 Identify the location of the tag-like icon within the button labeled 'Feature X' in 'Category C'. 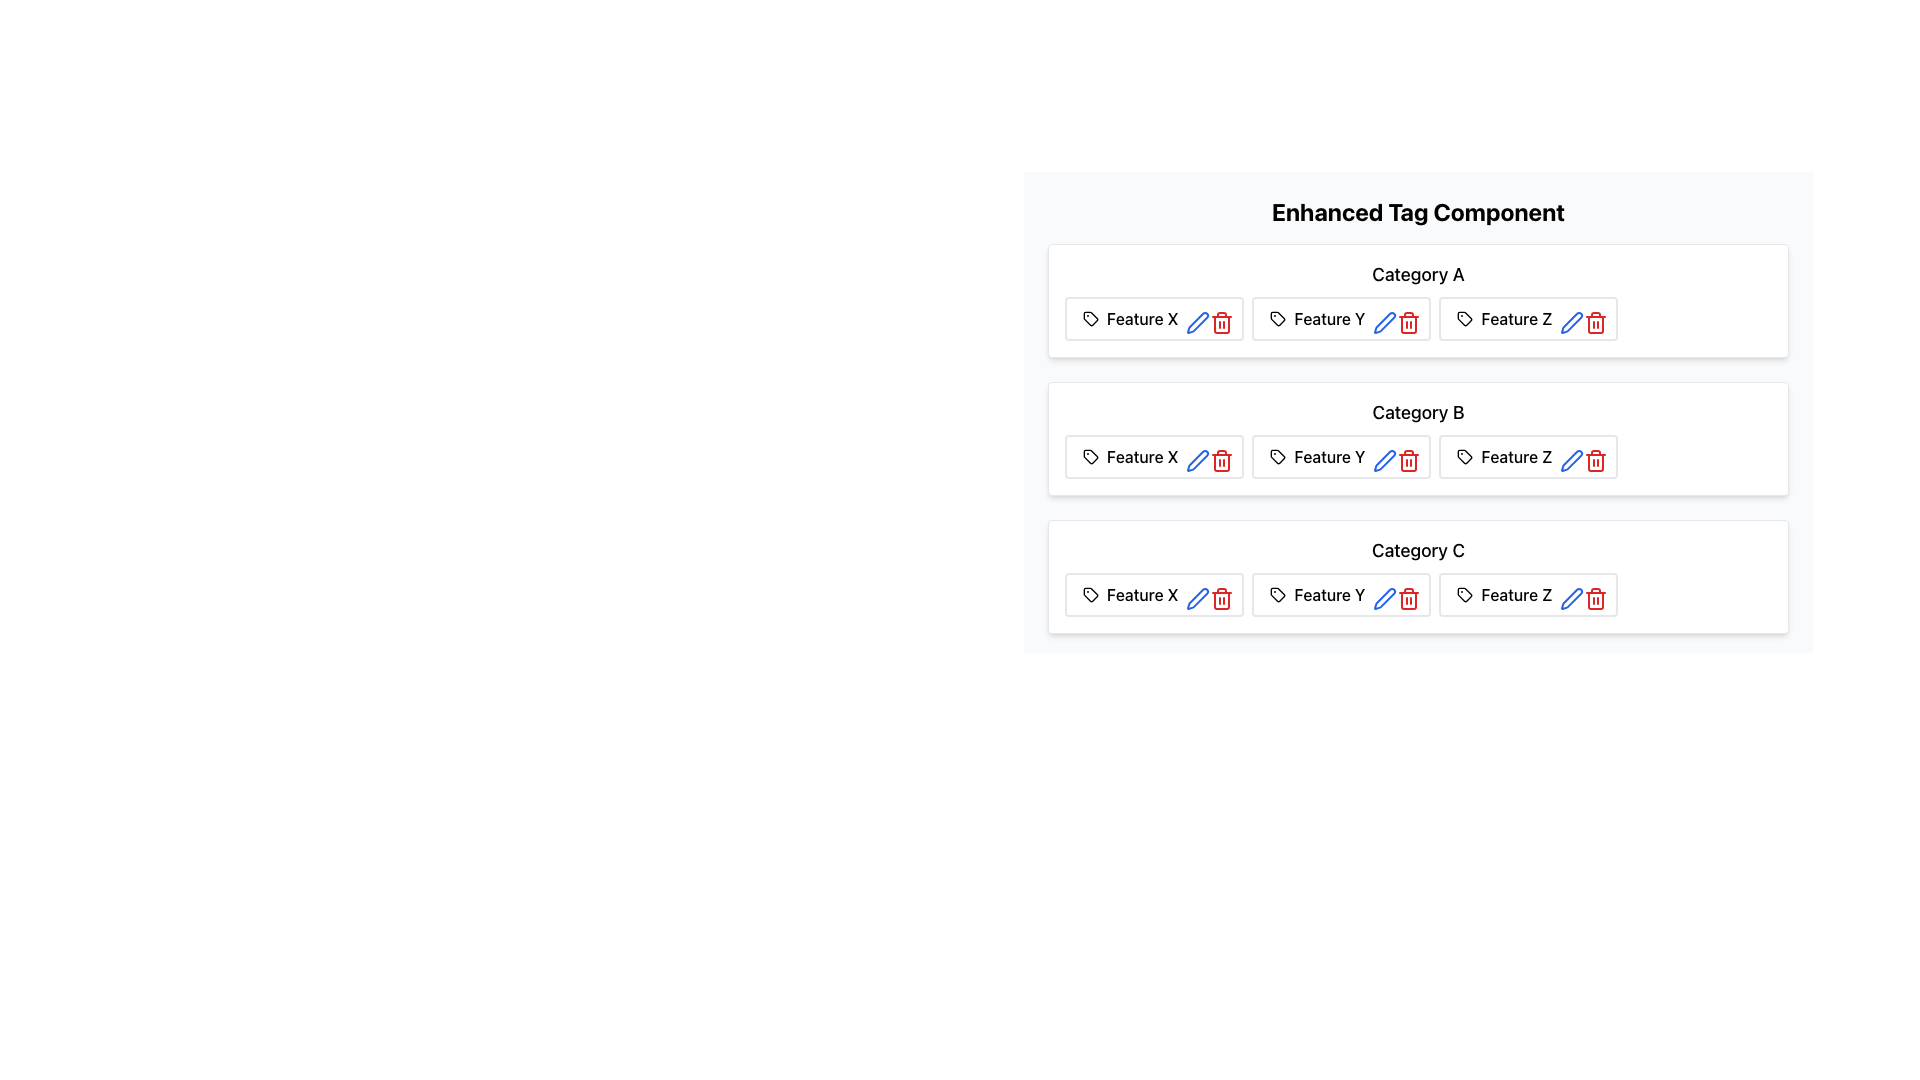
(1088, 593).